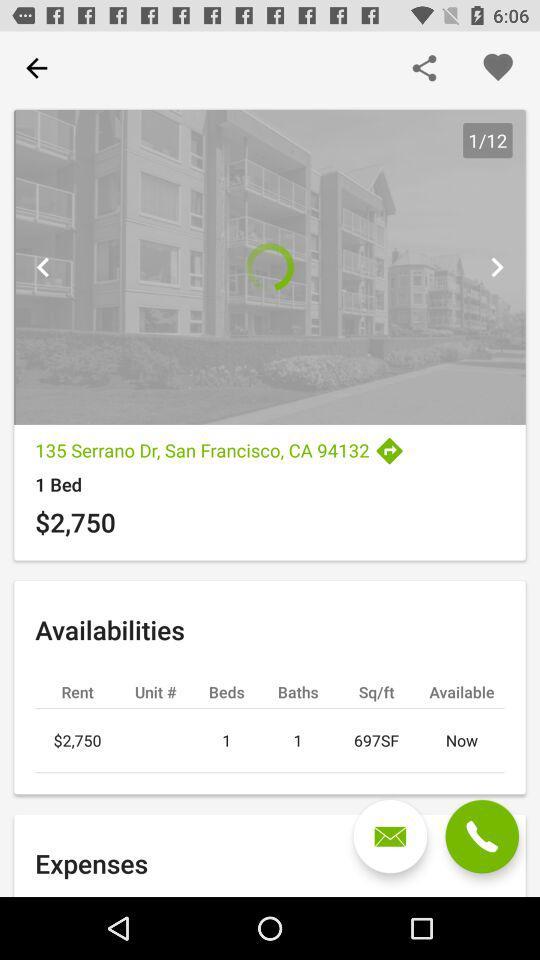 The image size is (540, 960). What do you see at coordinates (43, 266) in the screenshot?
I see `previous photo button` at bounding box center [43, 266].